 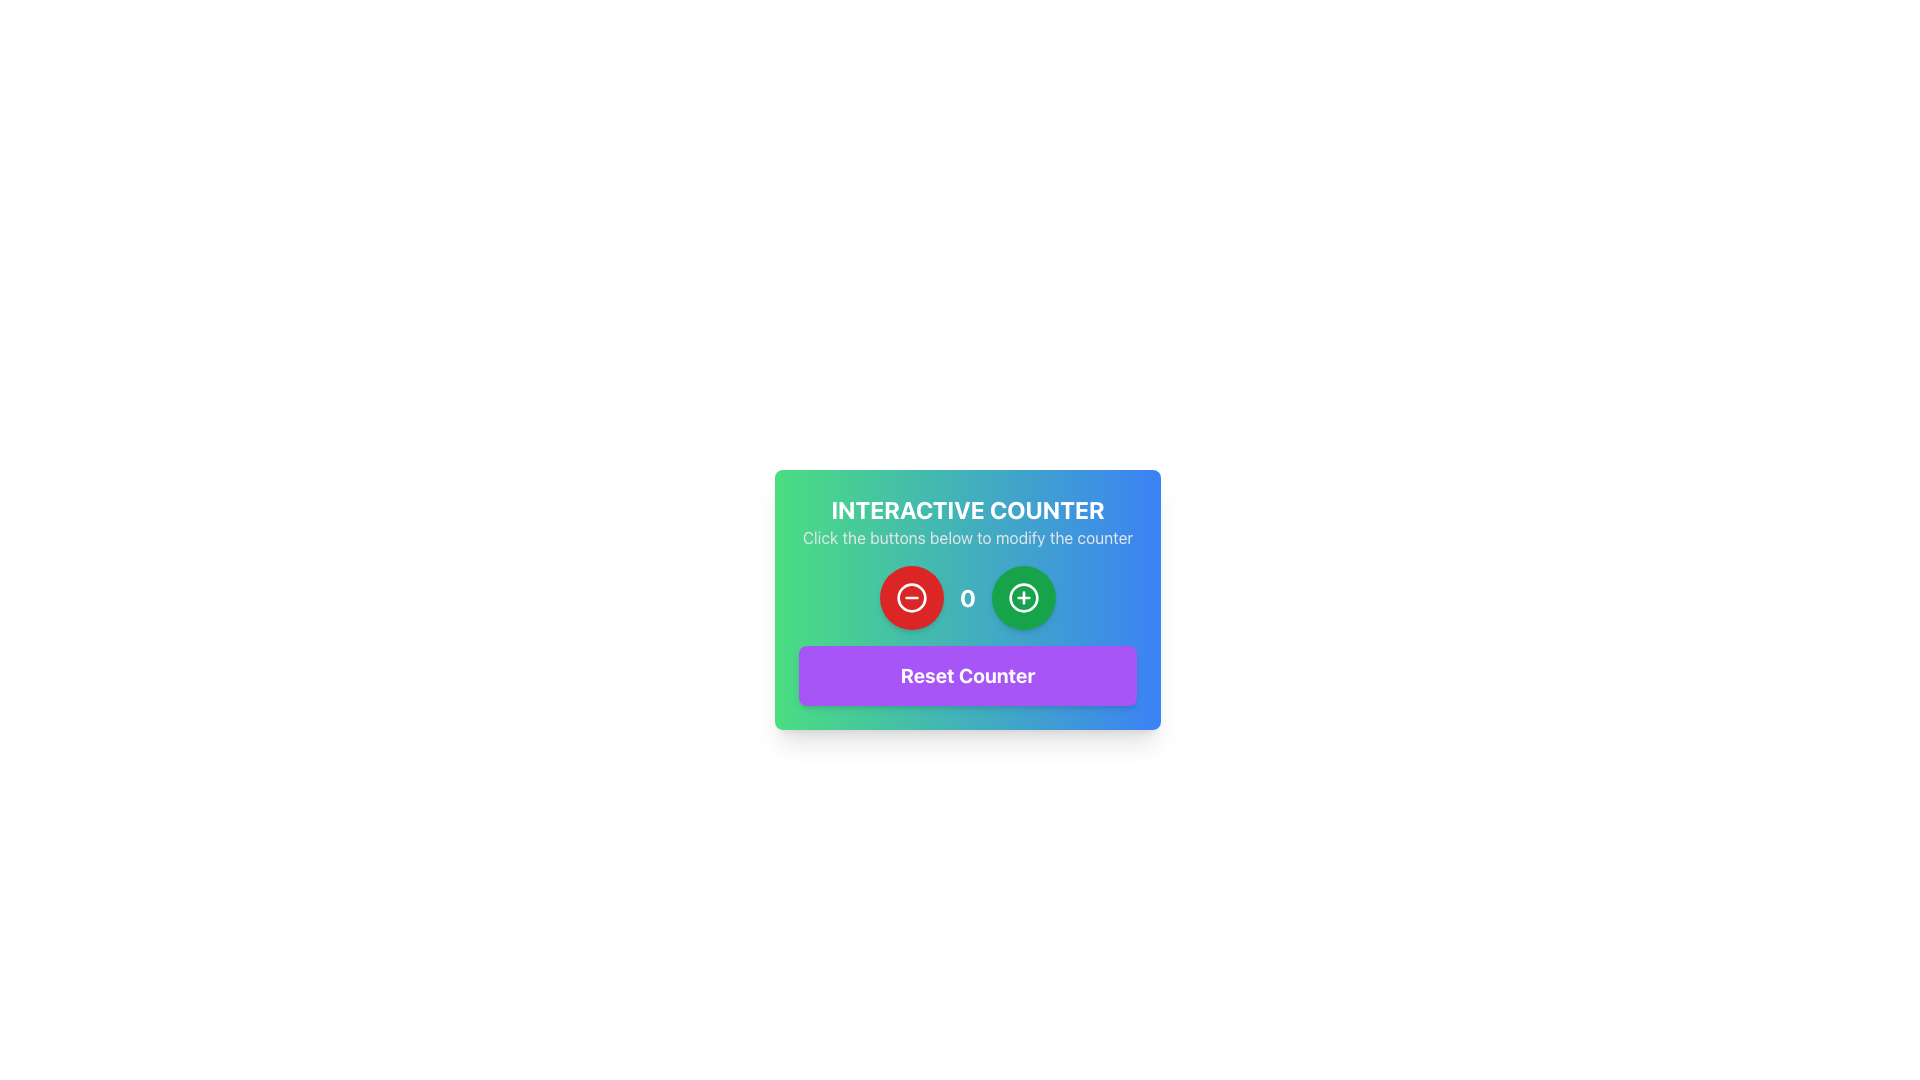 I want to click on displayed value of the numerical display, which shows '0' in a large bold white font, positioned centrally between two buttons in the interactive counter component, so click(x=968, y=596).